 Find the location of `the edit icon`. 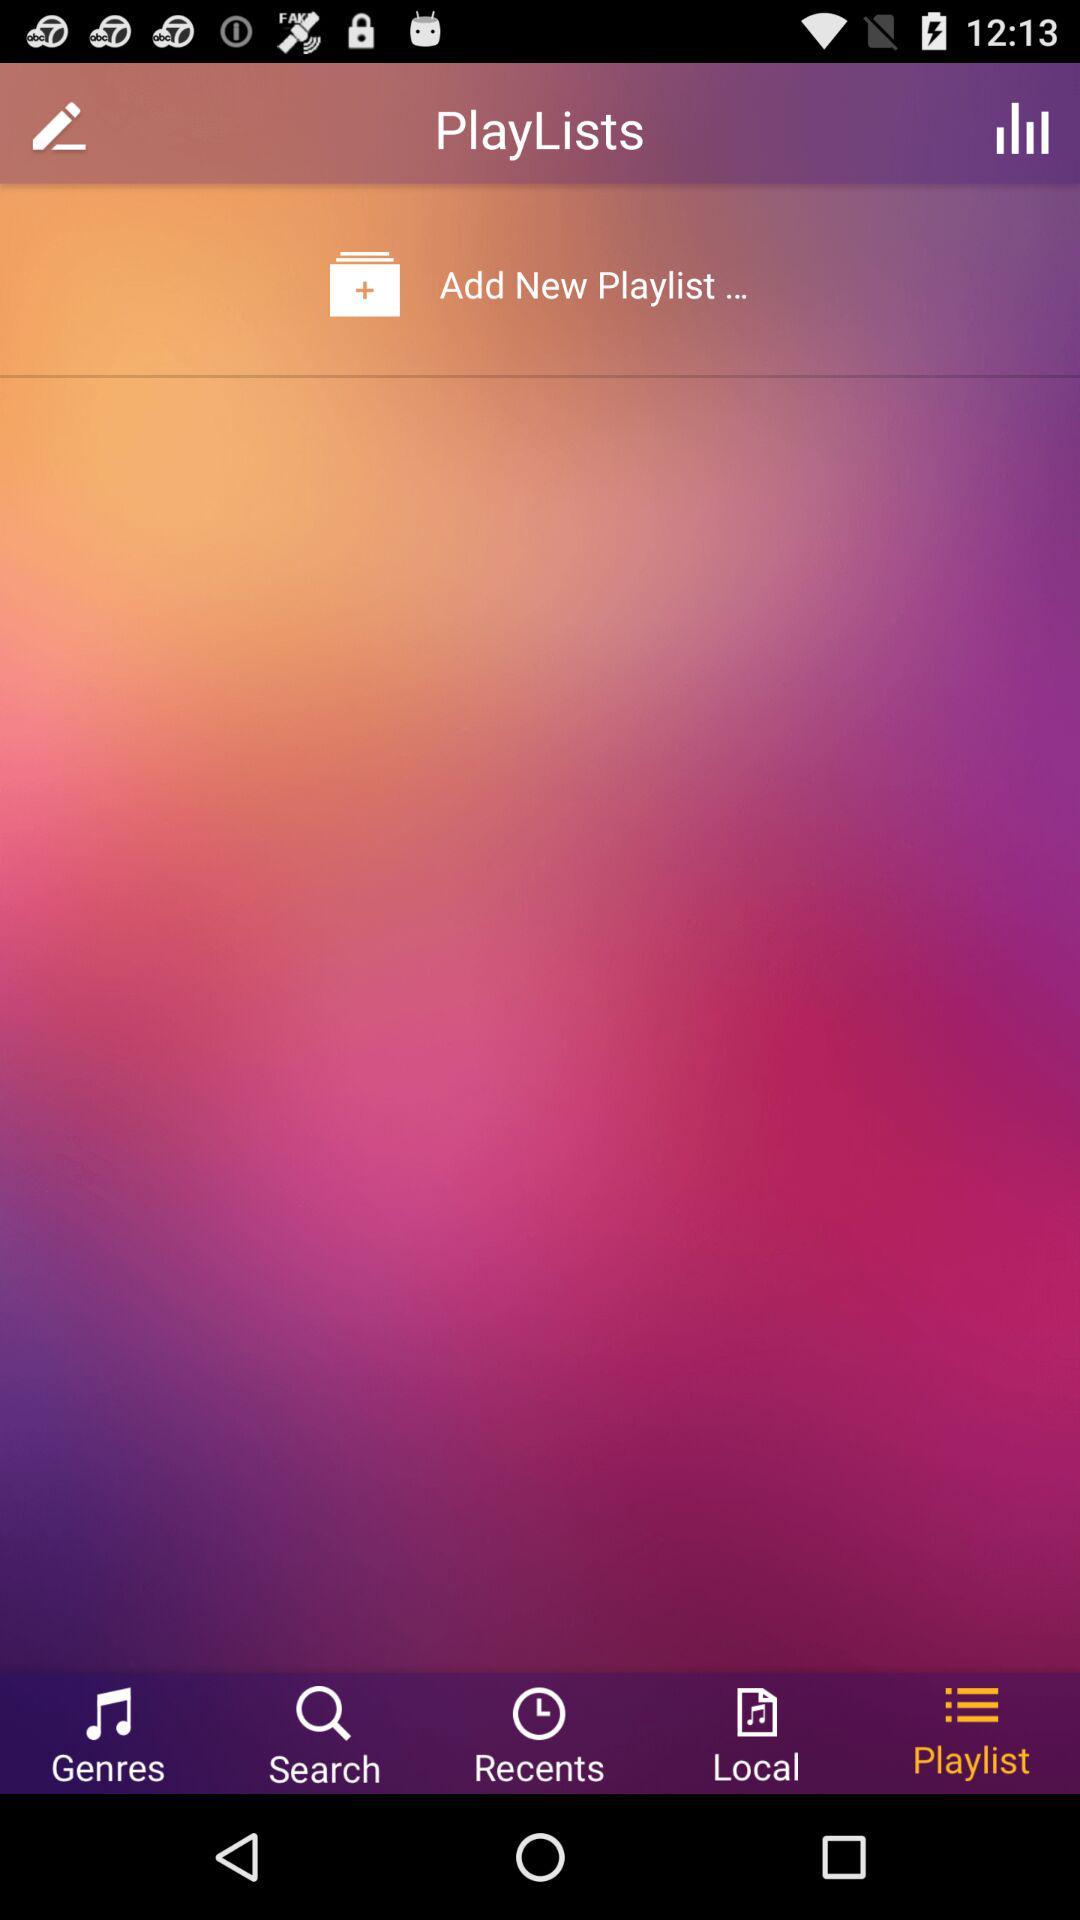

the edit icon is located at coordinates (58, 136).